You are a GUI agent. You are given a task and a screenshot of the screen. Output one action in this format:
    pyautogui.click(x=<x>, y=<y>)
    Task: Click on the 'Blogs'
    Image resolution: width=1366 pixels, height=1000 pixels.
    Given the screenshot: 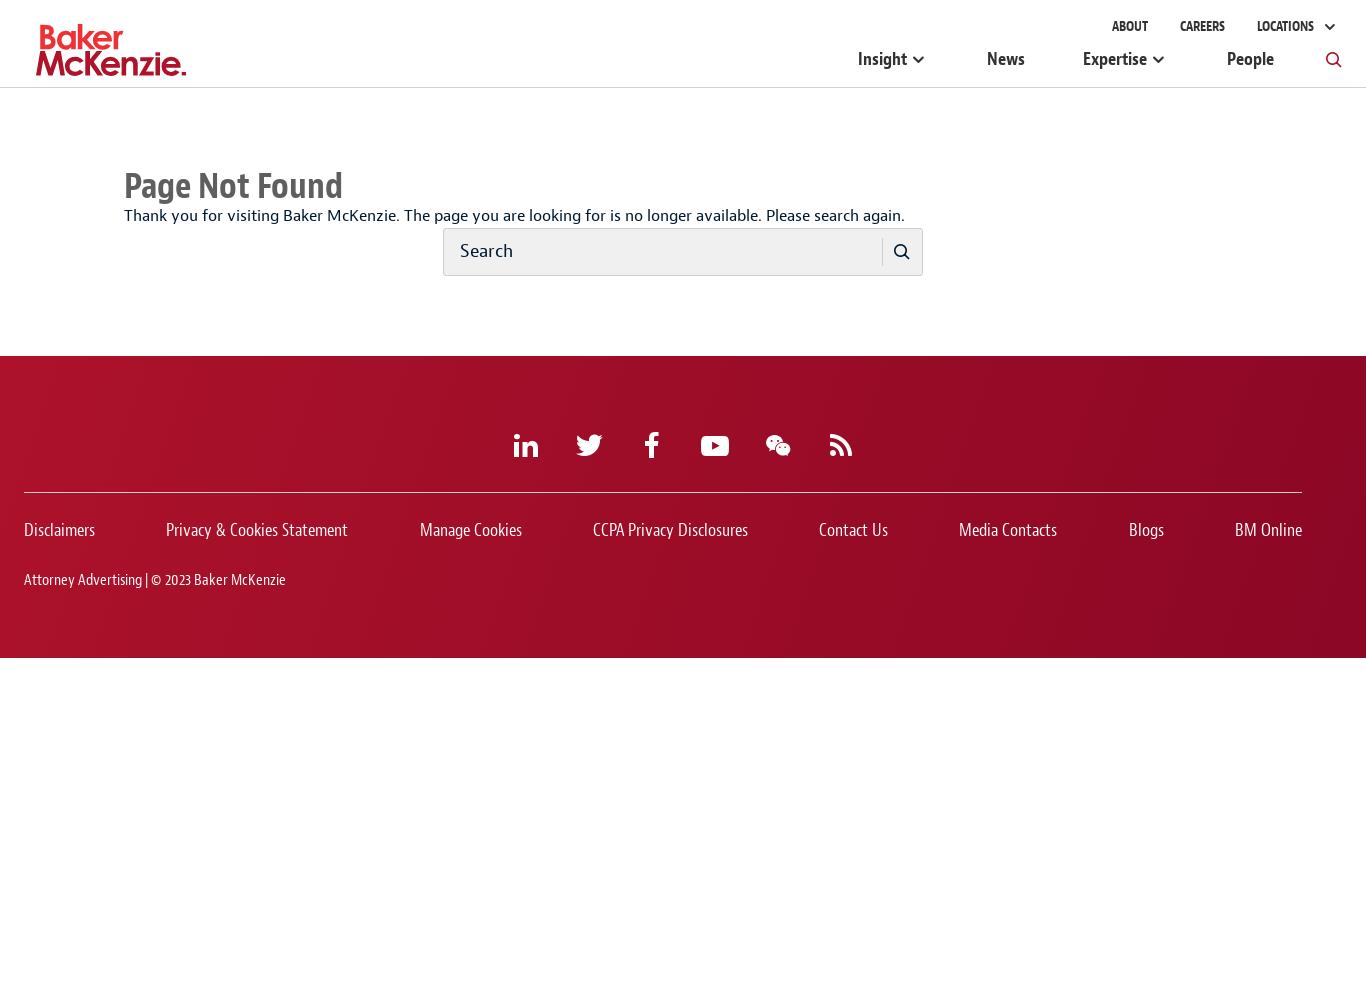 What is the action you would take?
    pyautogui.click(x=1127, y=530)
    